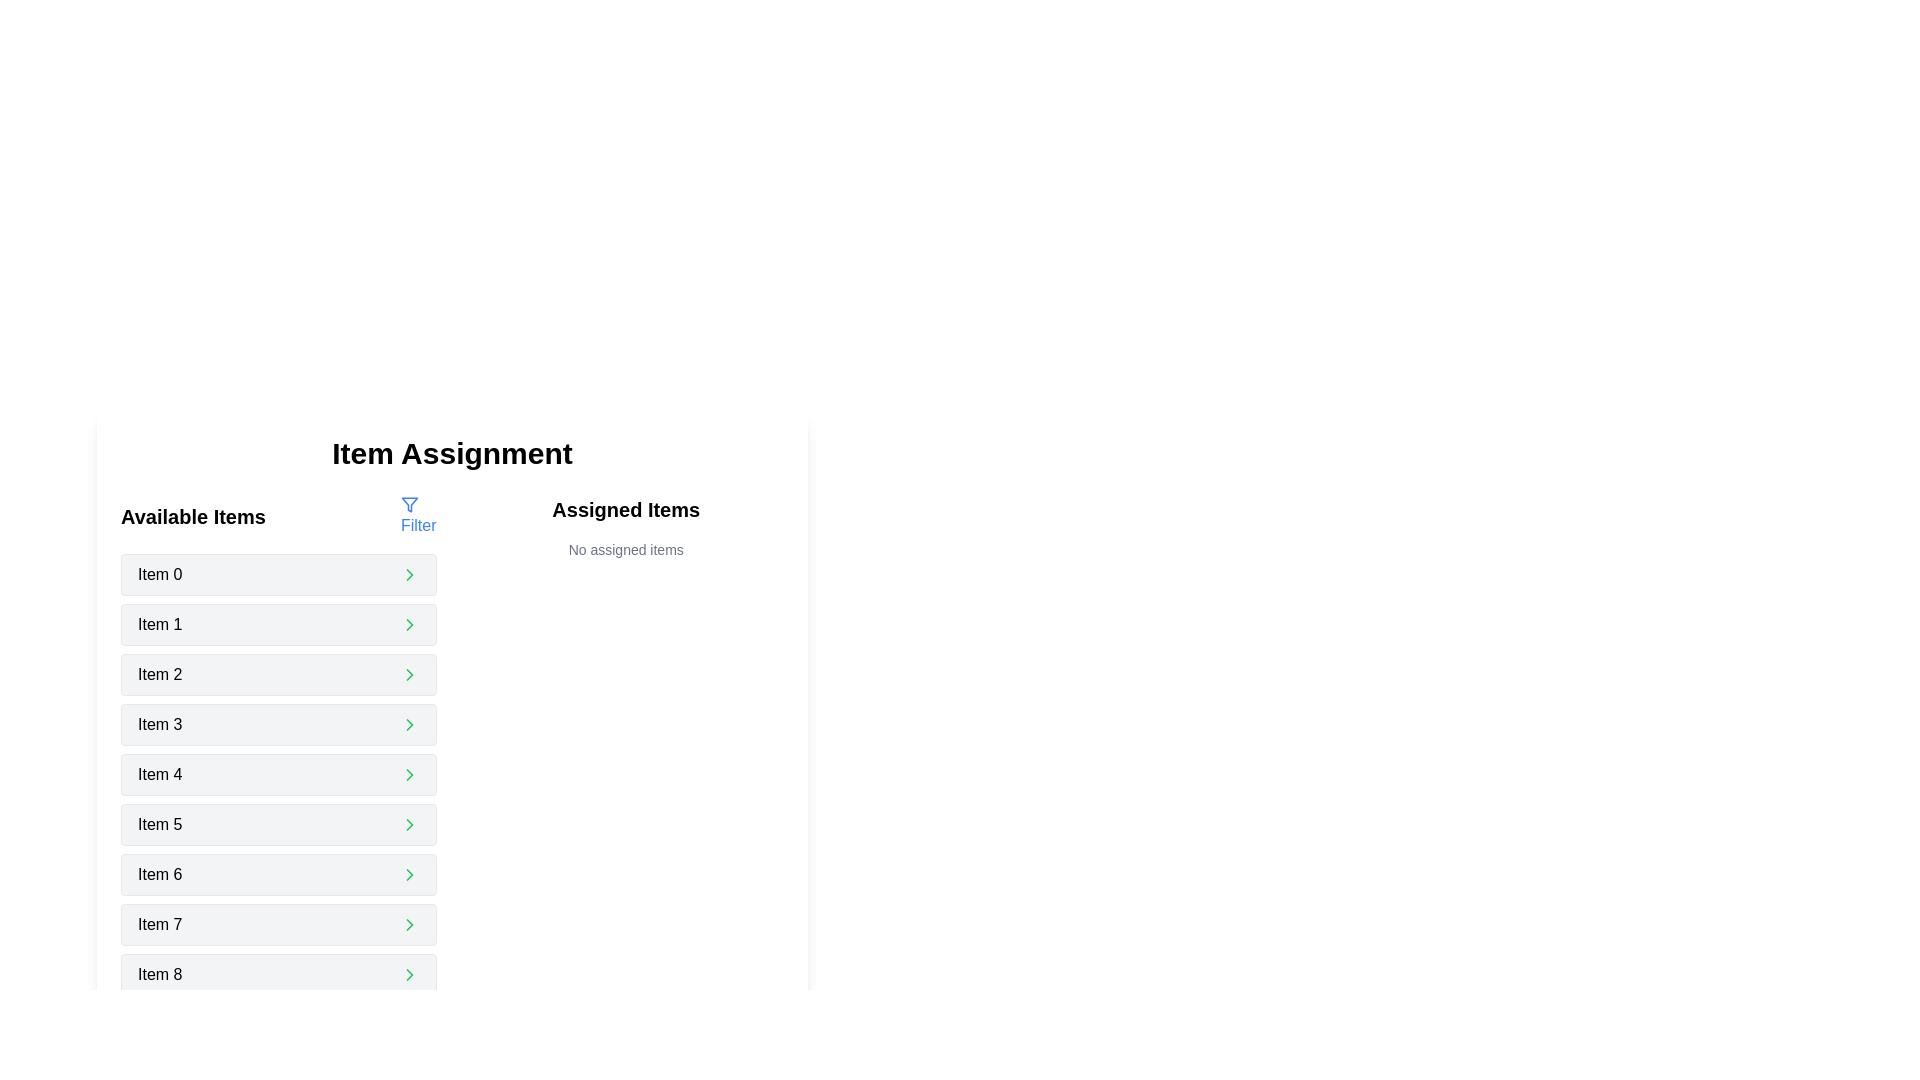 The height and width of the screenshot is (1080, 1920). I want to click on the list item labeled 'Item 6', so click(277, 874).